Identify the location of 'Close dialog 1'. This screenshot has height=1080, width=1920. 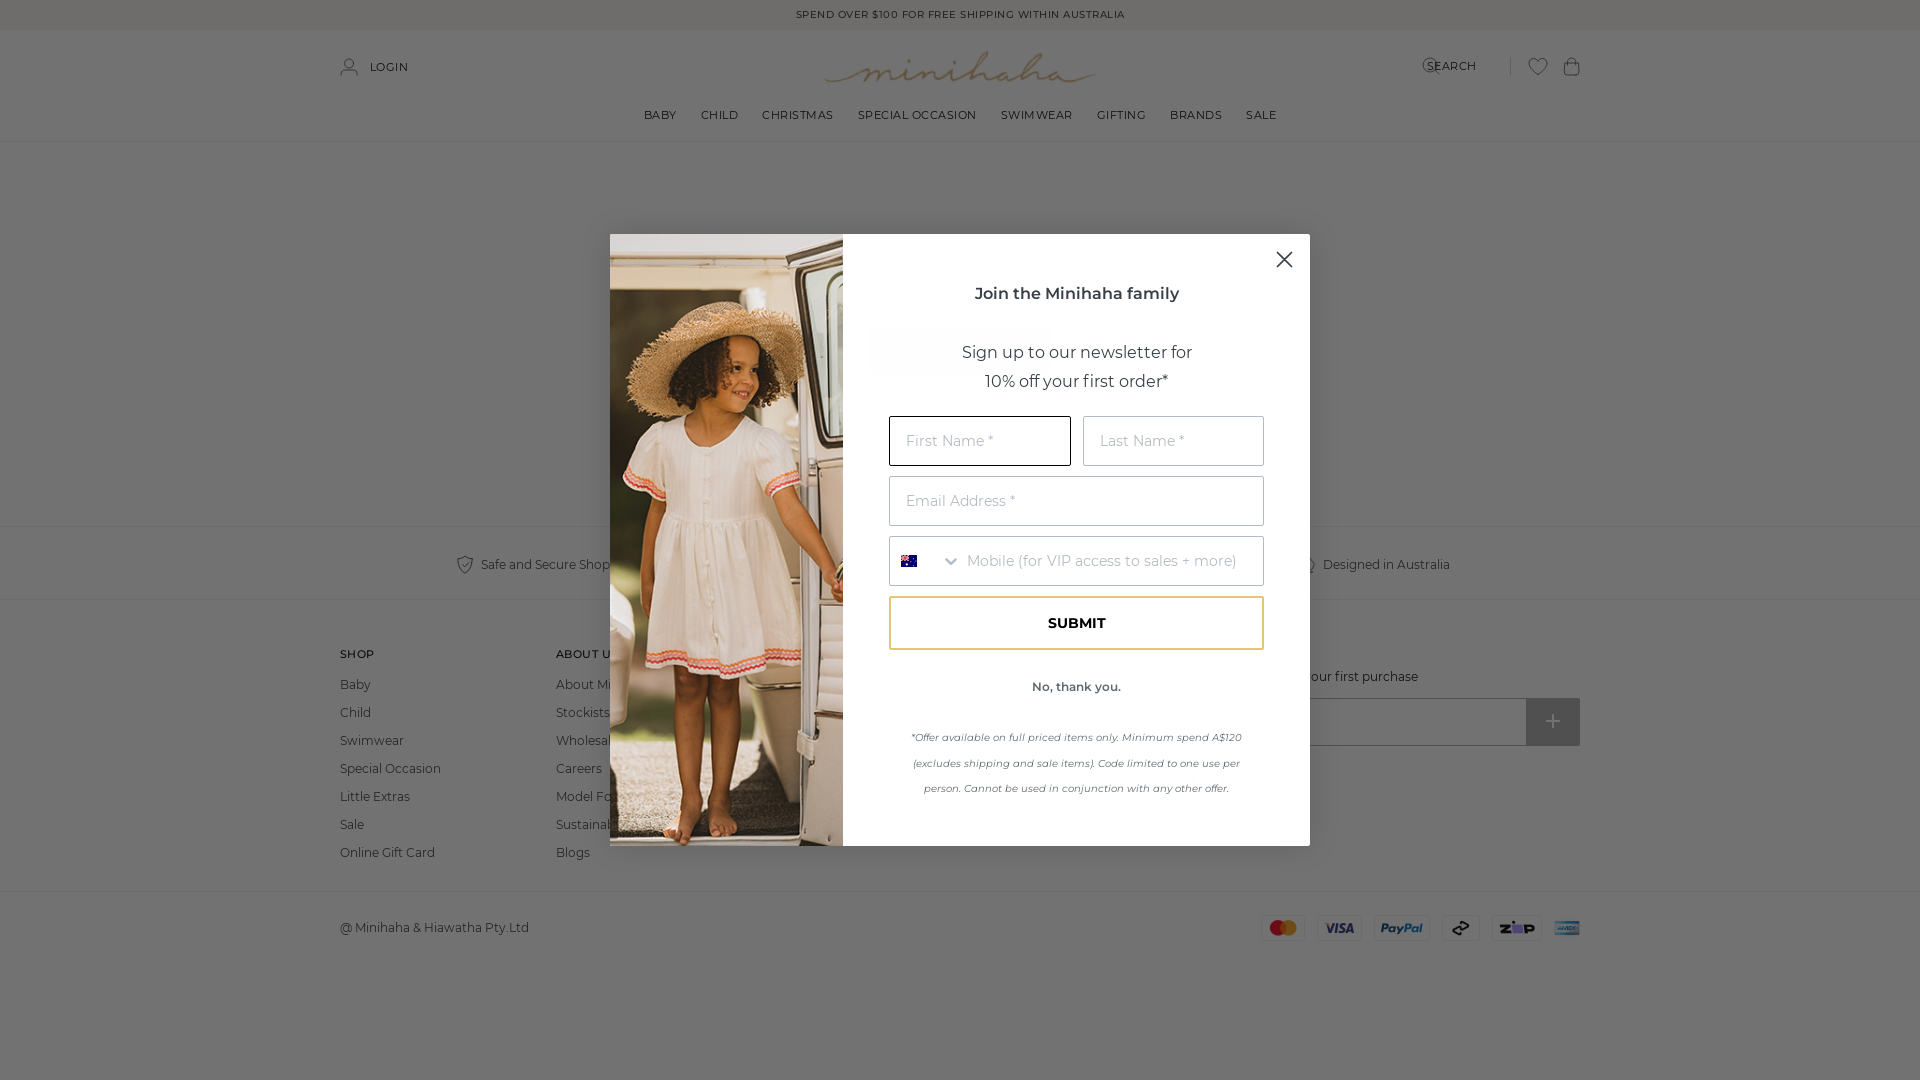
(1284, 258).